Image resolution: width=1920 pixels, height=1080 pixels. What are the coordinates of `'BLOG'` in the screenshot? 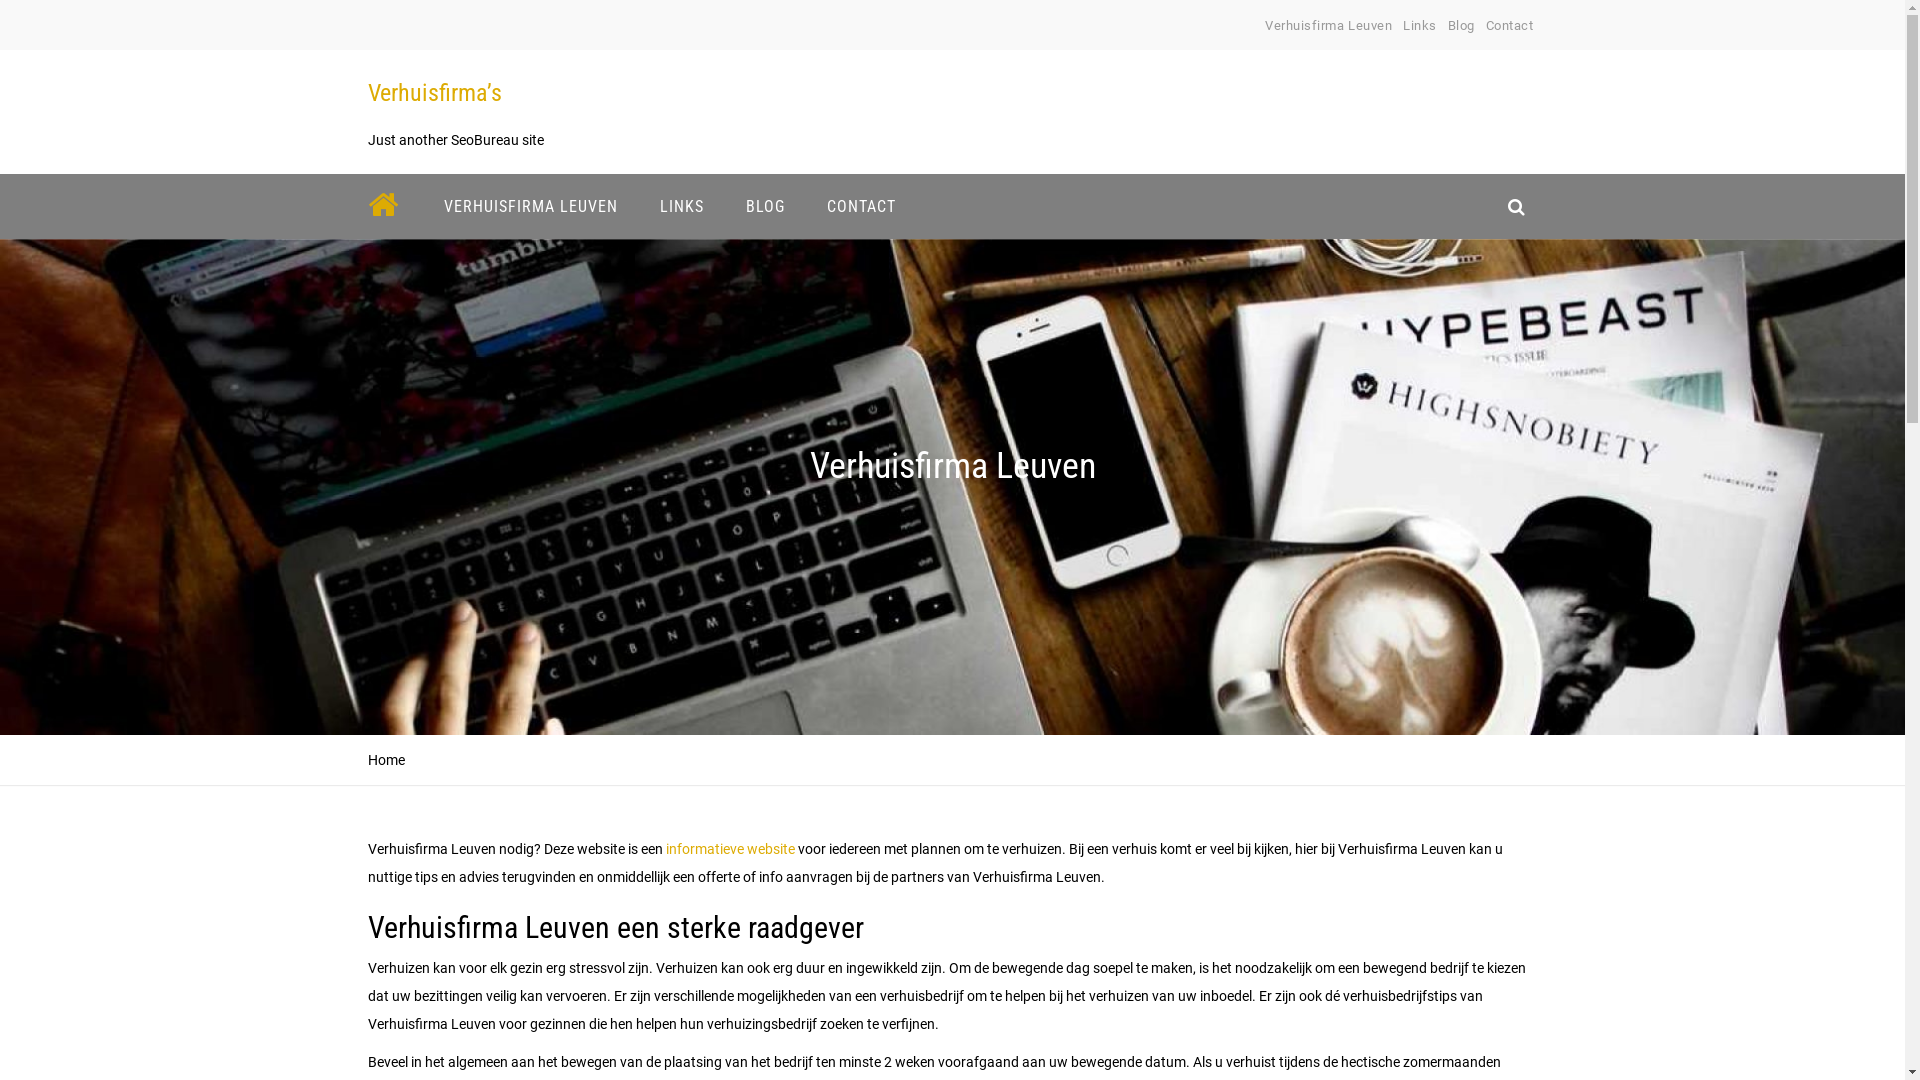 It's located at (763, 206).